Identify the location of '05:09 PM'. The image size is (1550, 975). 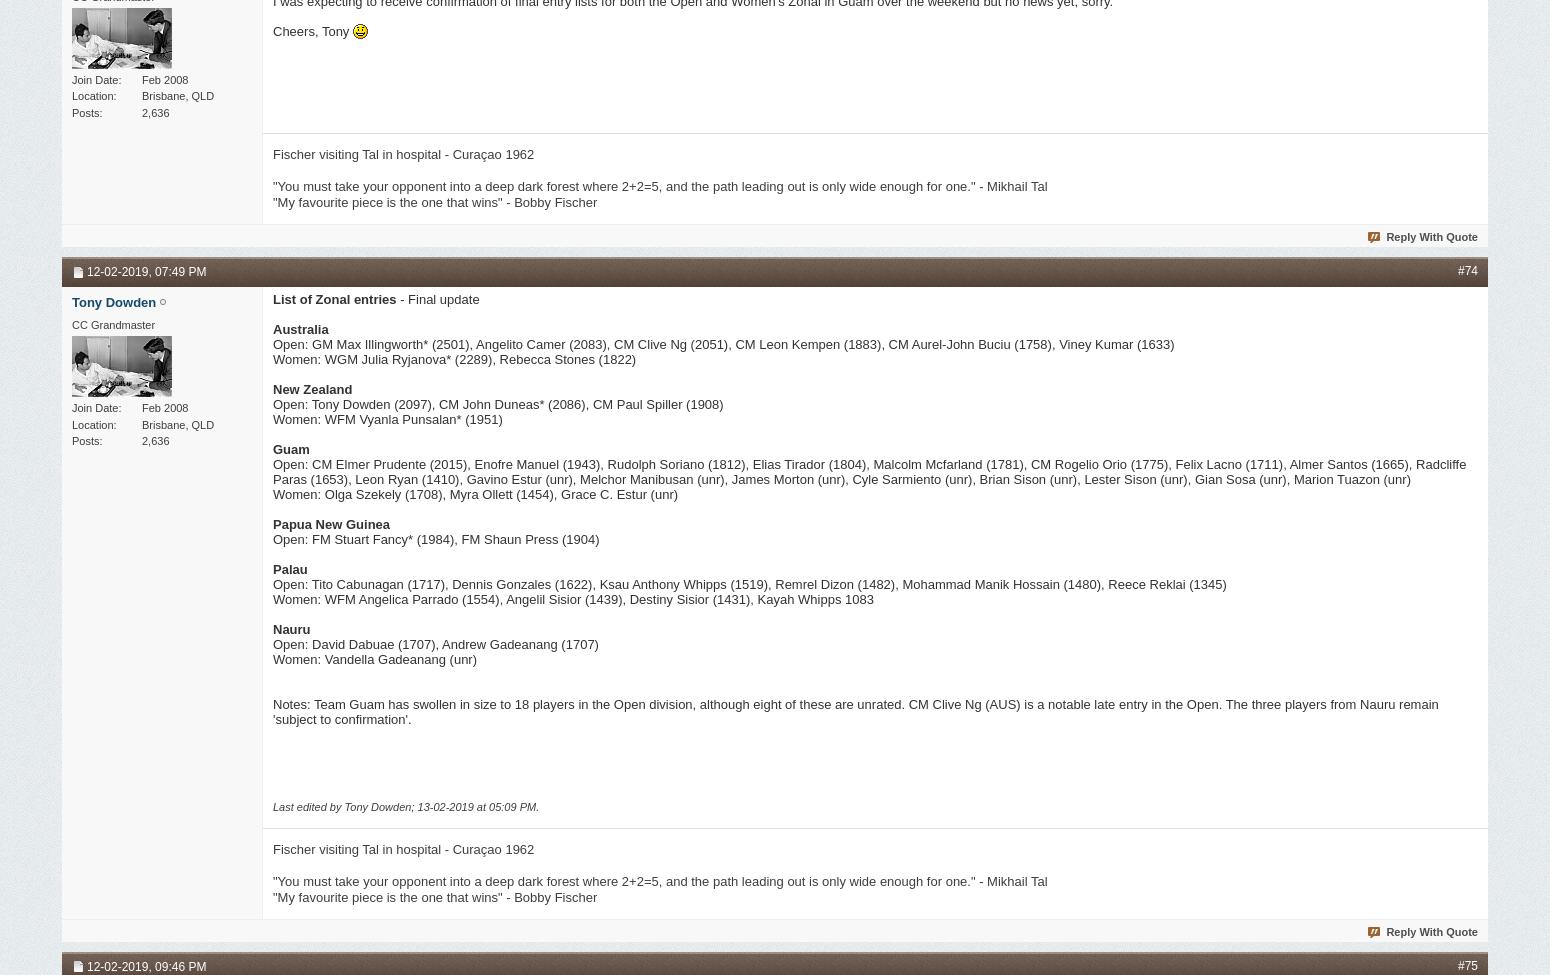
(511, 807).